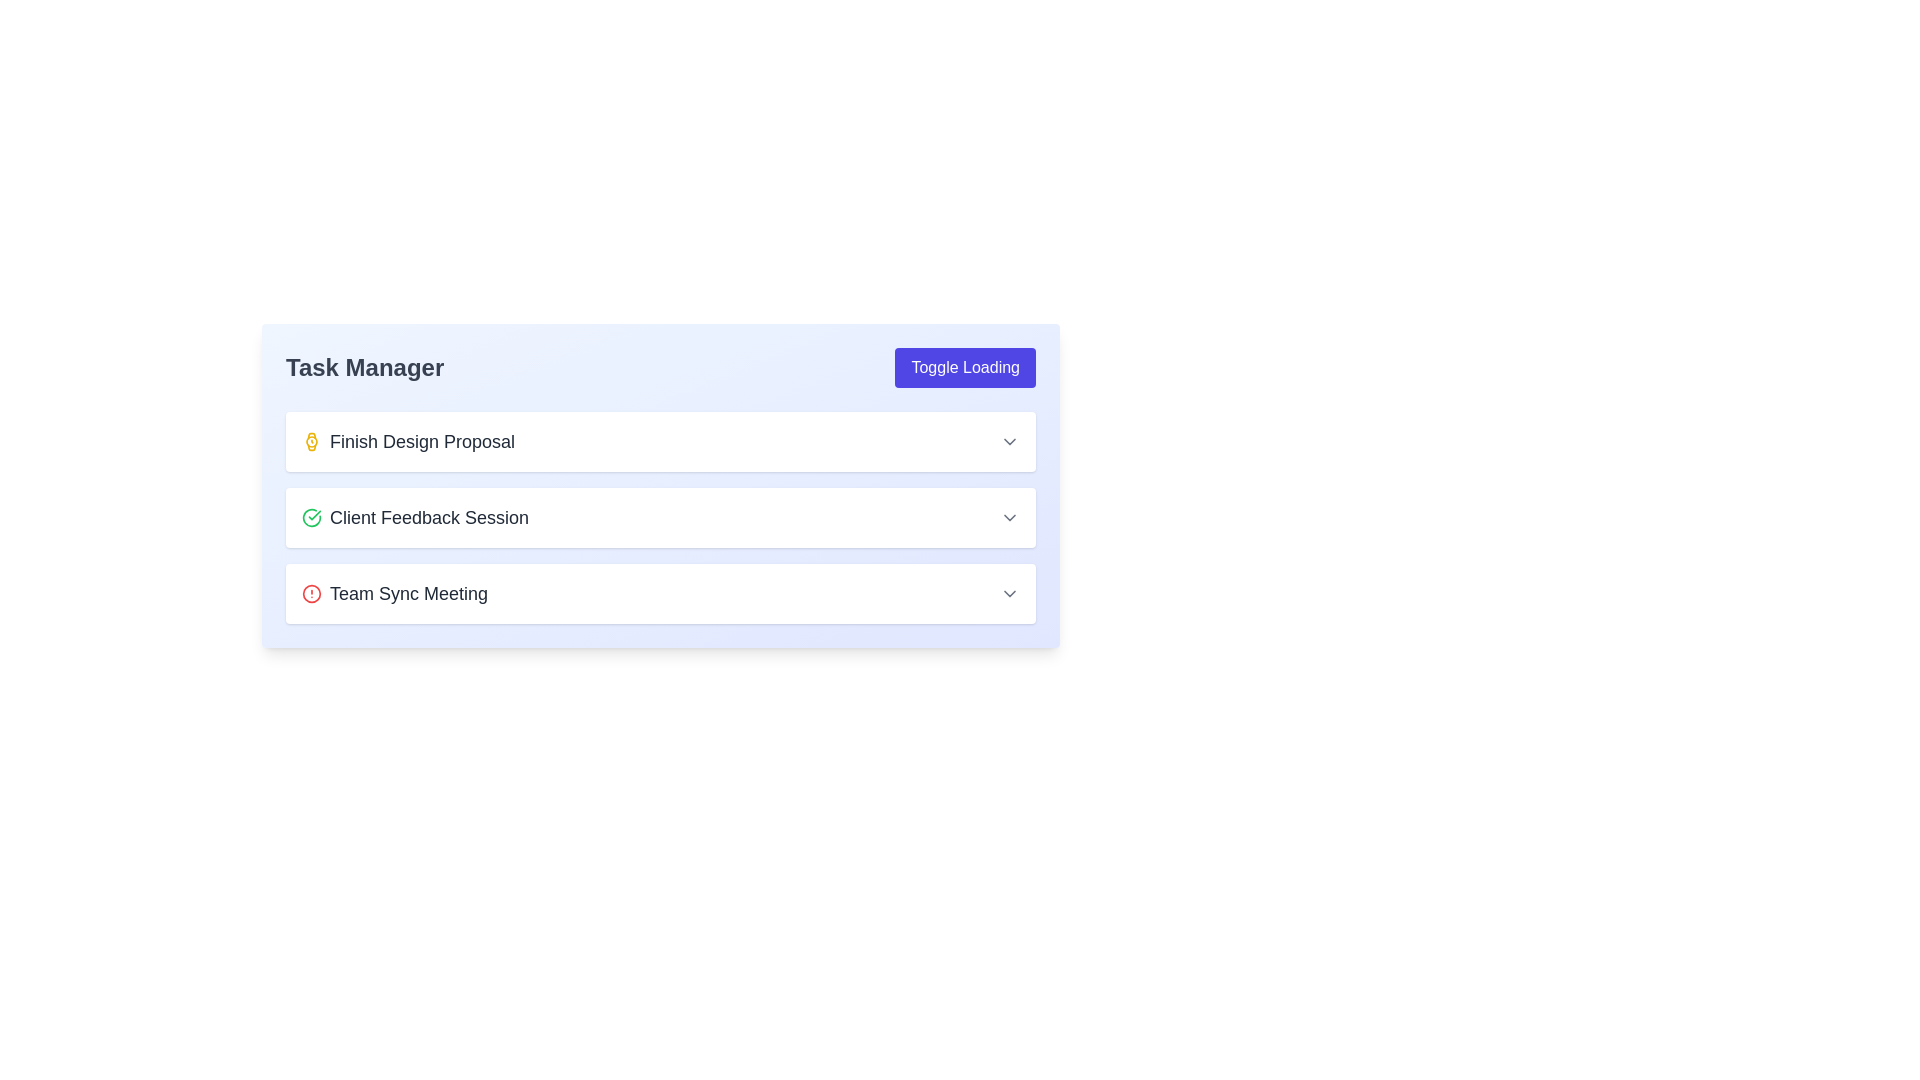 The width and height of the screenshot is (1920, 1080). What do you see at coordinates (661, 516) in the screenshot?
I see `the 'Client Feedback Session' list item` at bounding box center [661, 516].